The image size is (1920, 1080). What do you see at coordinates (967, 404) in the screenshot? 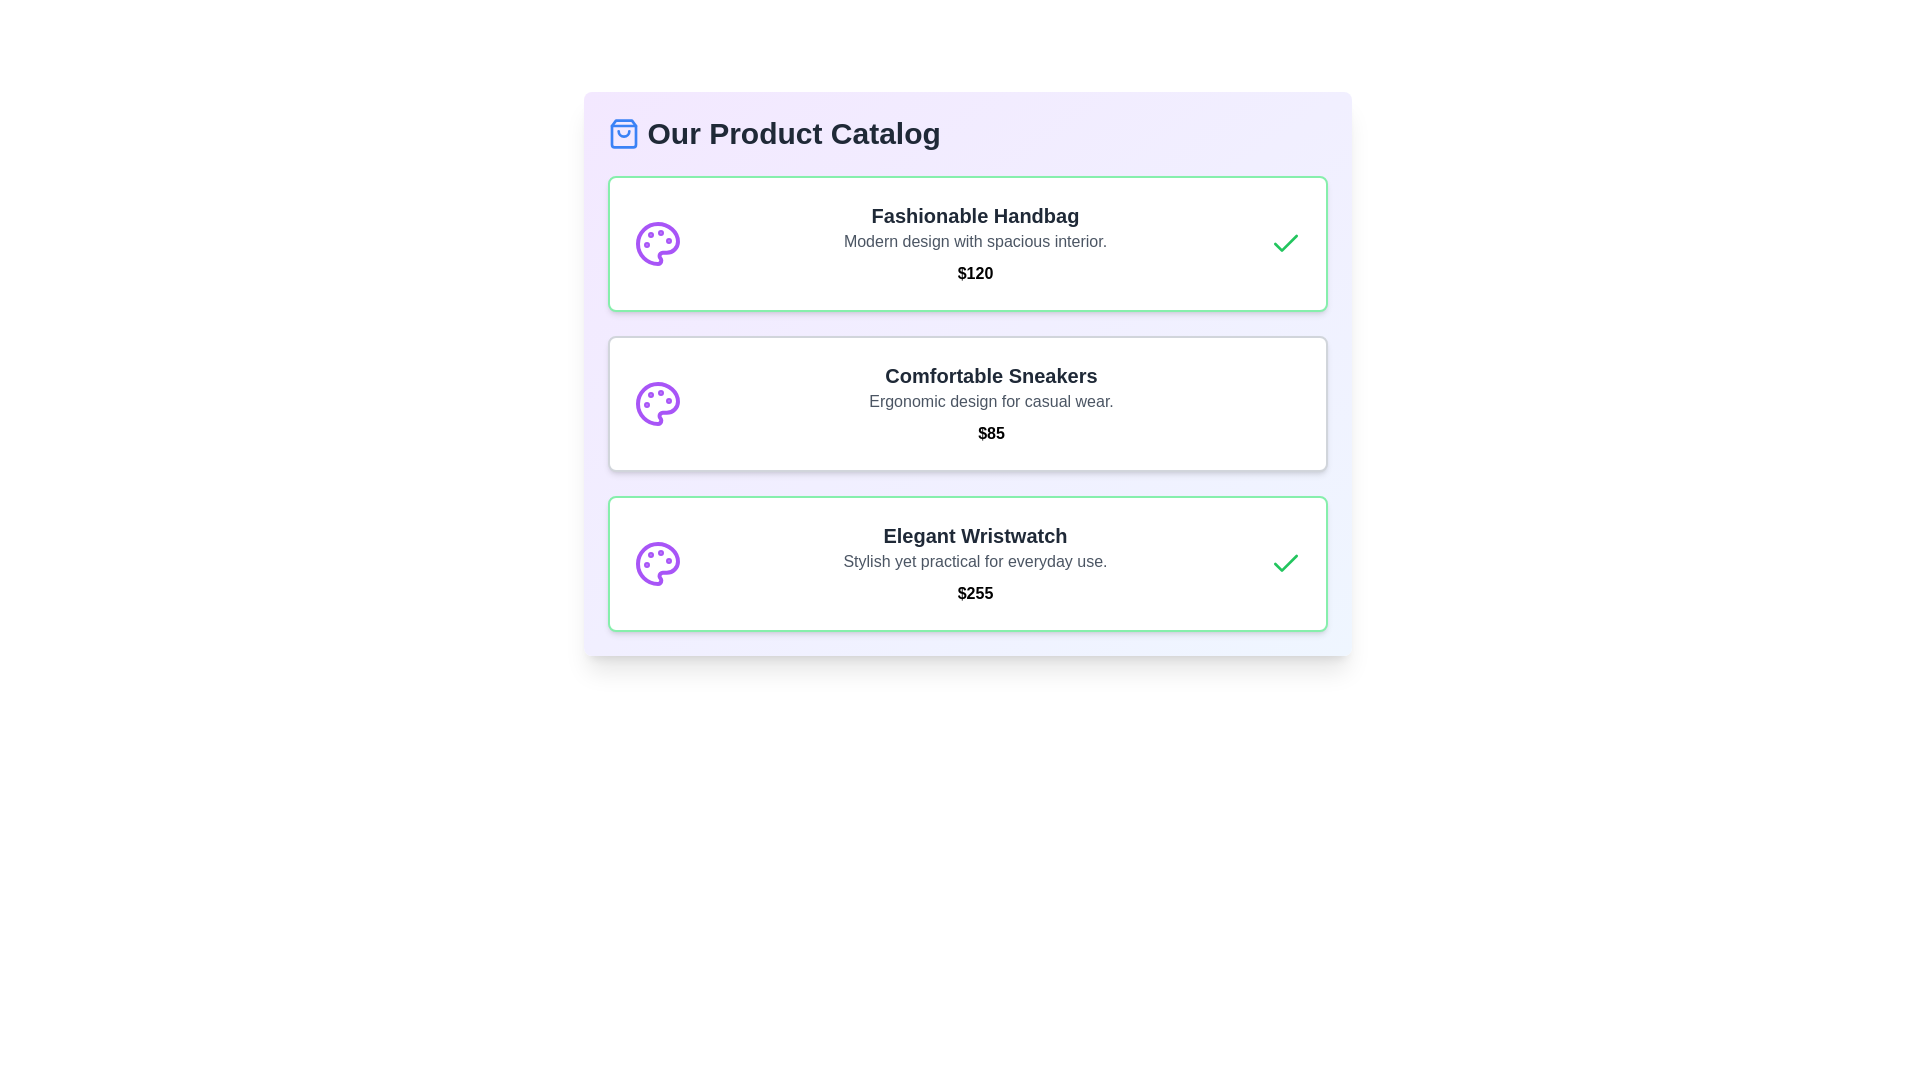
I see `the product item Comfortable Sneakers to observe its hover effect` at bounding box center [967, 404].